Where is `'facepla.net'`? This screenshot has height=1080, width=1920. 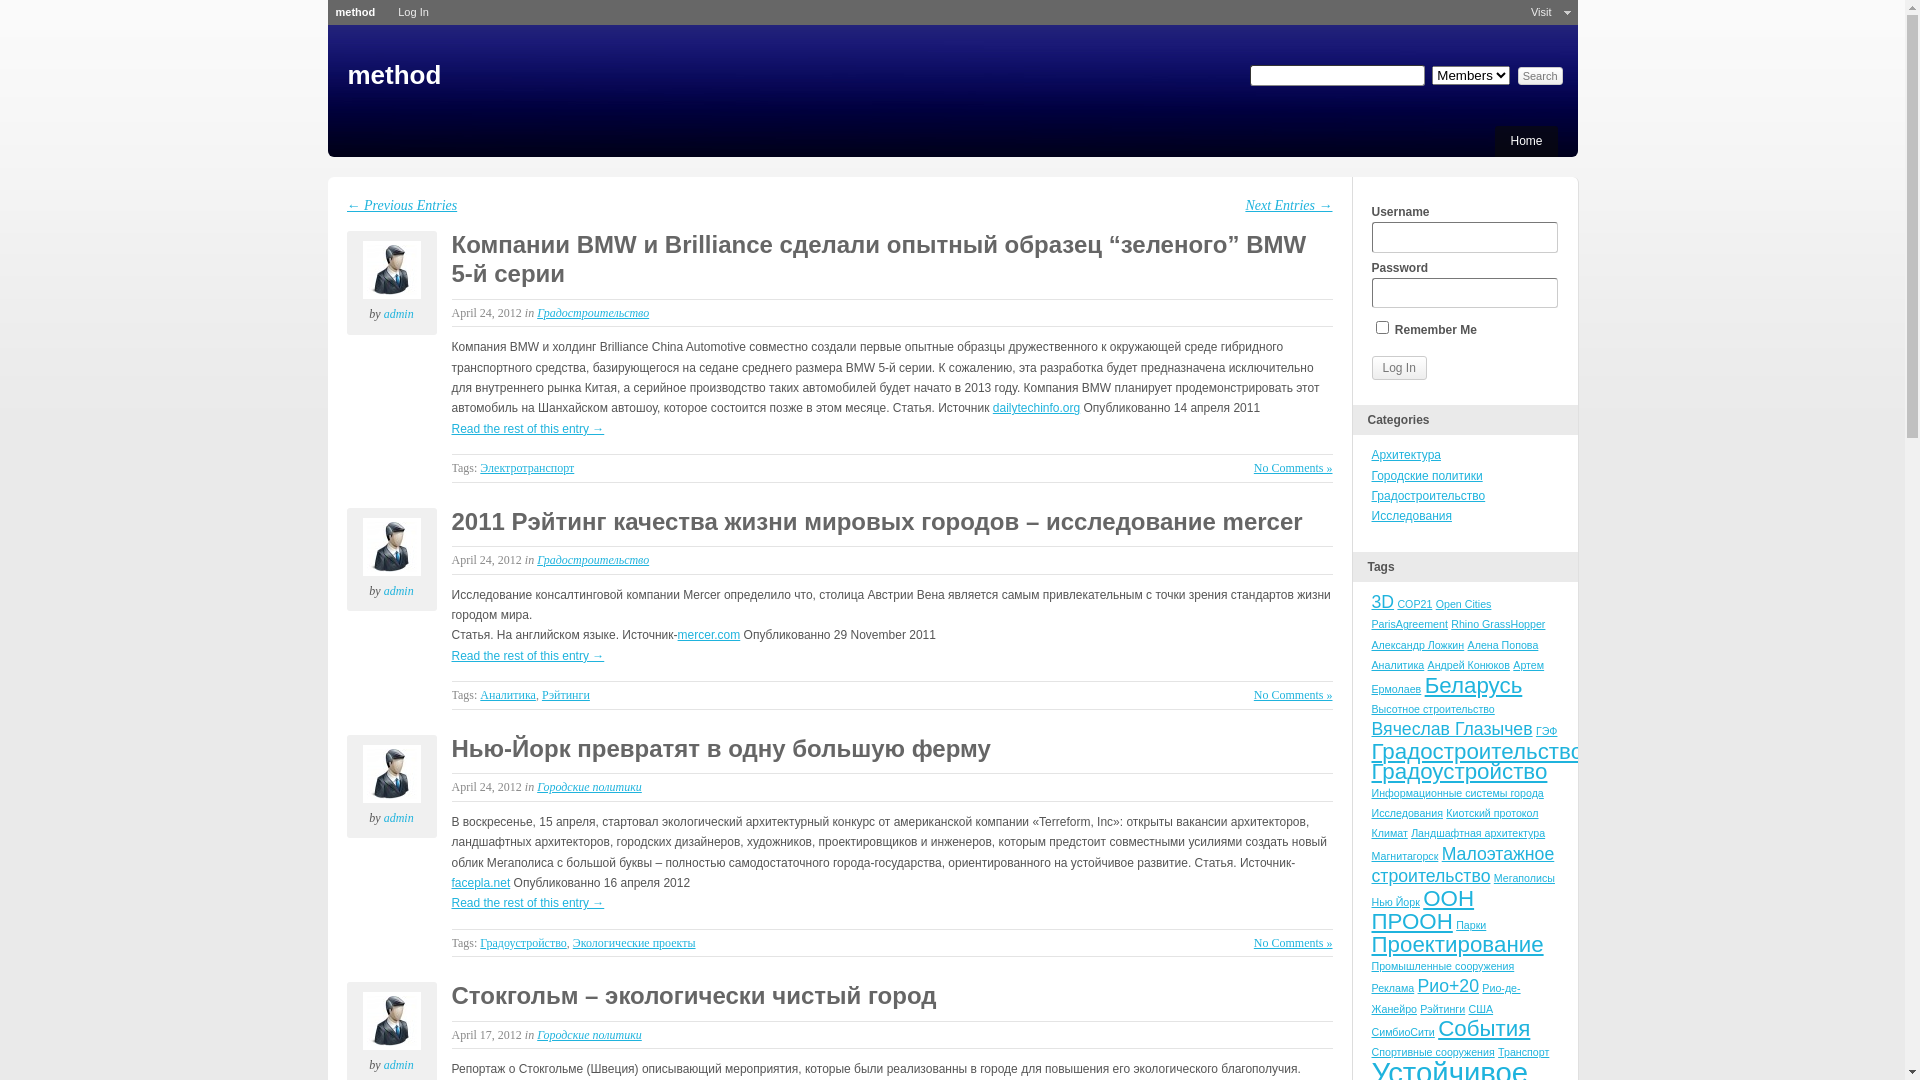
'facepla.net' is located at coordinates (481, 882).